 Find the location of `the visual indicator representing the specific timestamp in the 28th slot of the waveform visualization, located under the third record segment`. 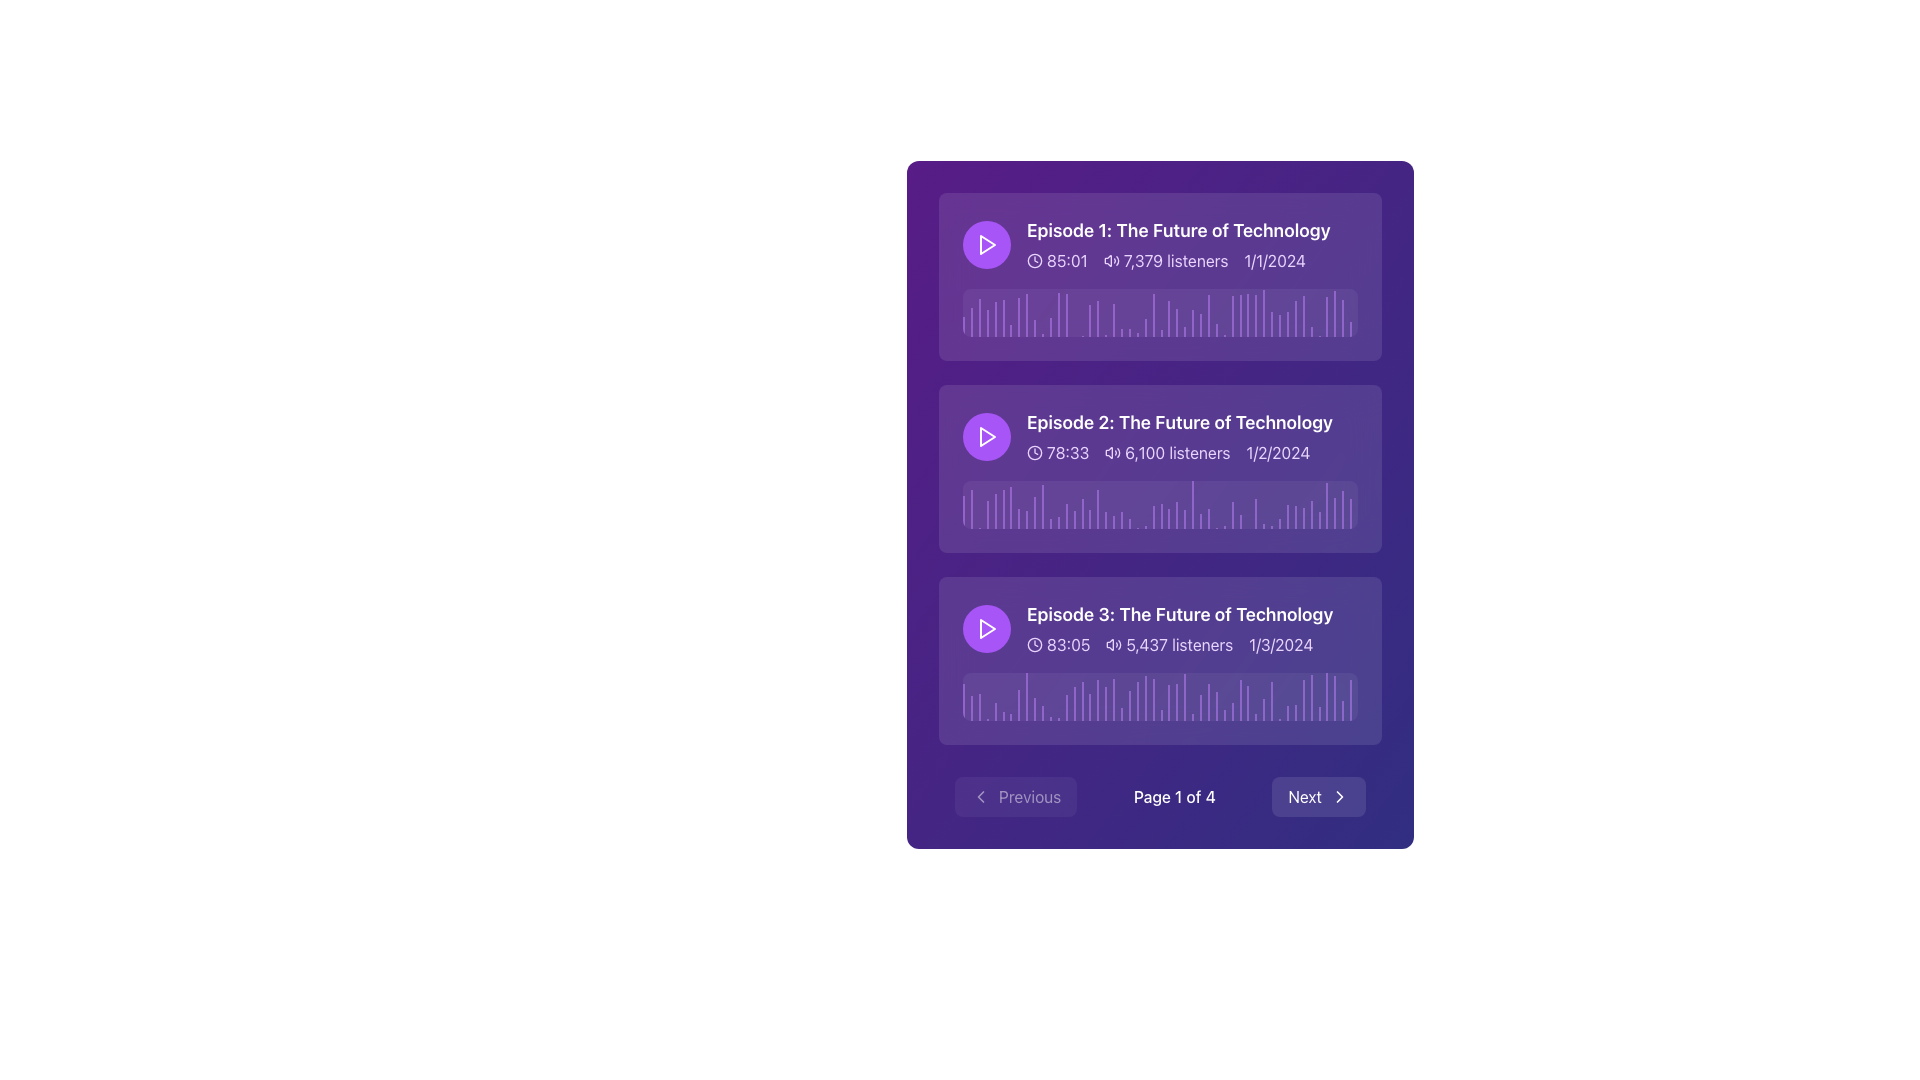

the visual indicator representing the specific timestamp in the 28th slot of the waveform visualization, located under the third record segment is located at coordinates (1145, 697).